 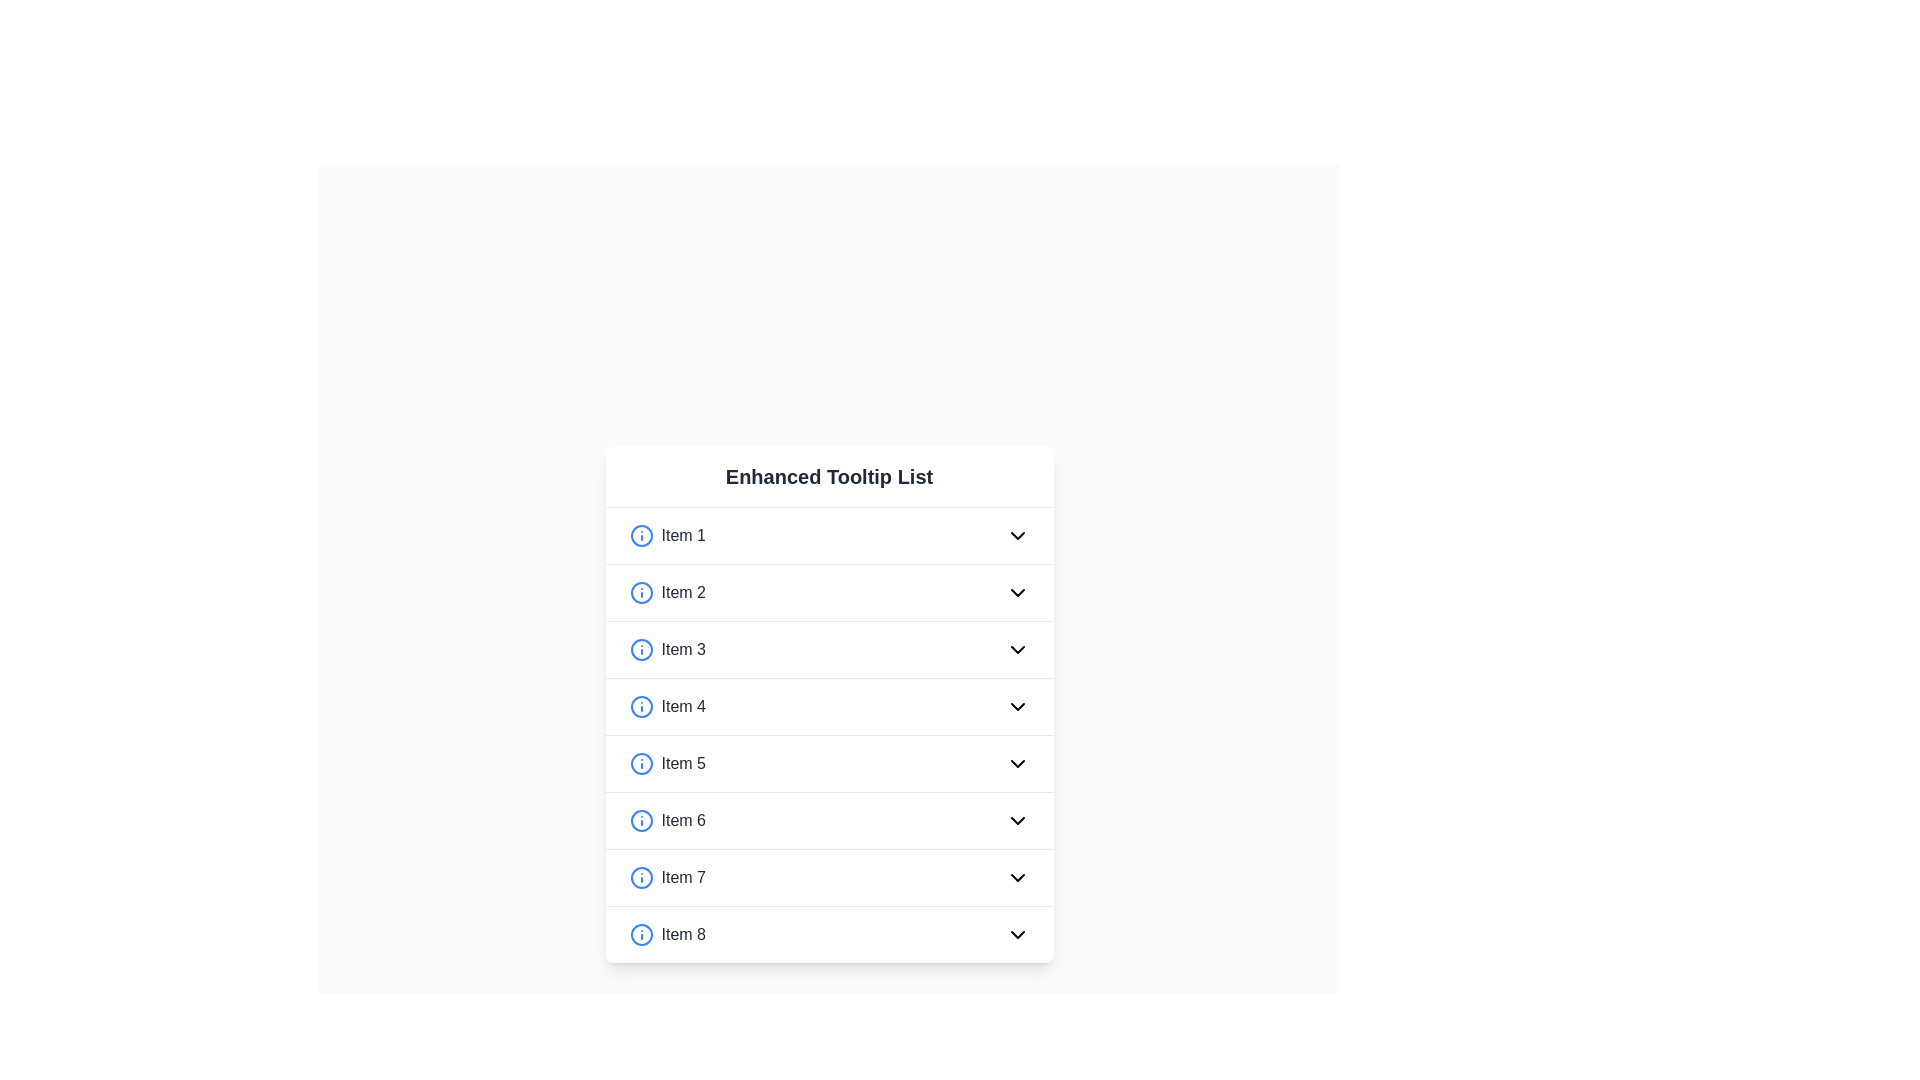 What do you see at coordinates (829, 934) in the screenshot?
I see `the interactive list item labeled 'Item 8'` at bounding box center [829, 934].